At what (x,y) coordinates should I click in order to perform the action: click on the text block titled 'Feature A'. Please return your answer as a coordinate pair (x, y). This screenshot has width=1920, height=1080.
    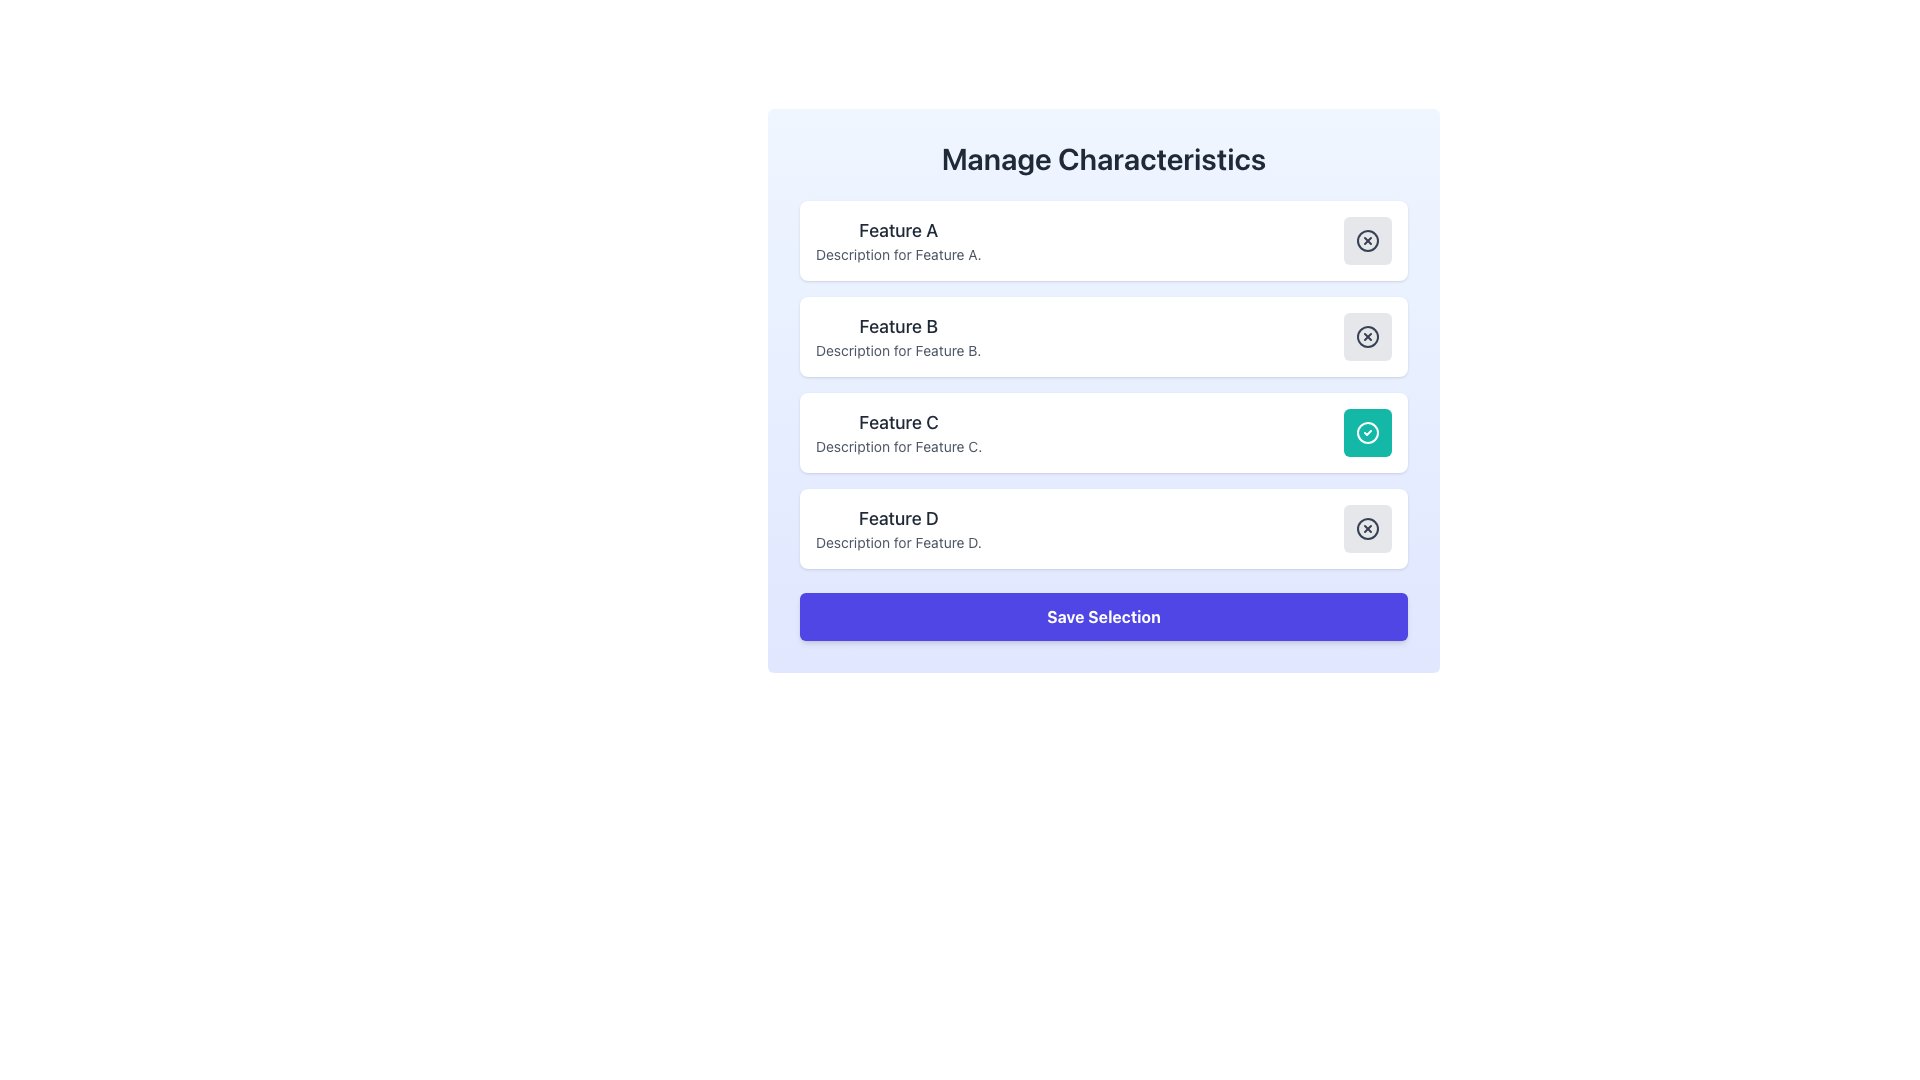
    Looking at the image, I should click on (897, 239).